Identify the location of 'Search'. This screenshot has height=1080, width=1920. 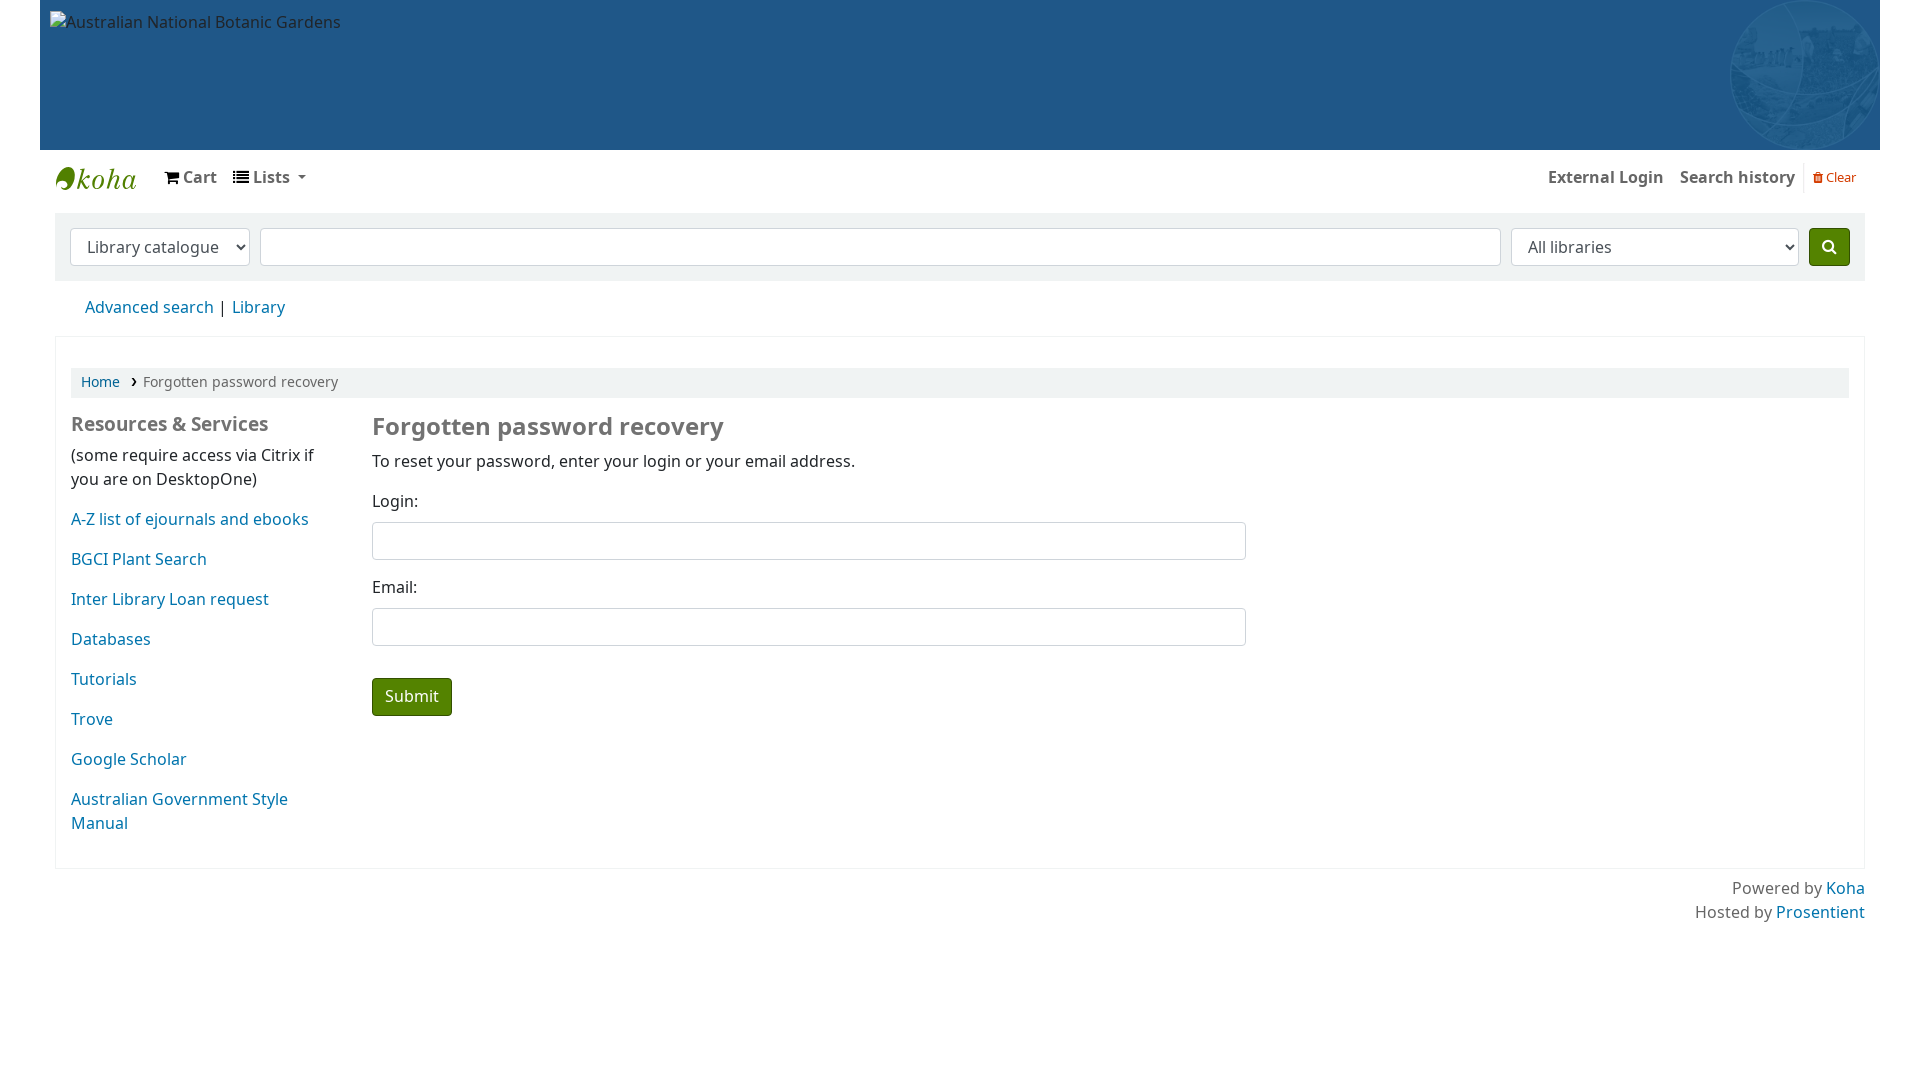
(1829, 245).